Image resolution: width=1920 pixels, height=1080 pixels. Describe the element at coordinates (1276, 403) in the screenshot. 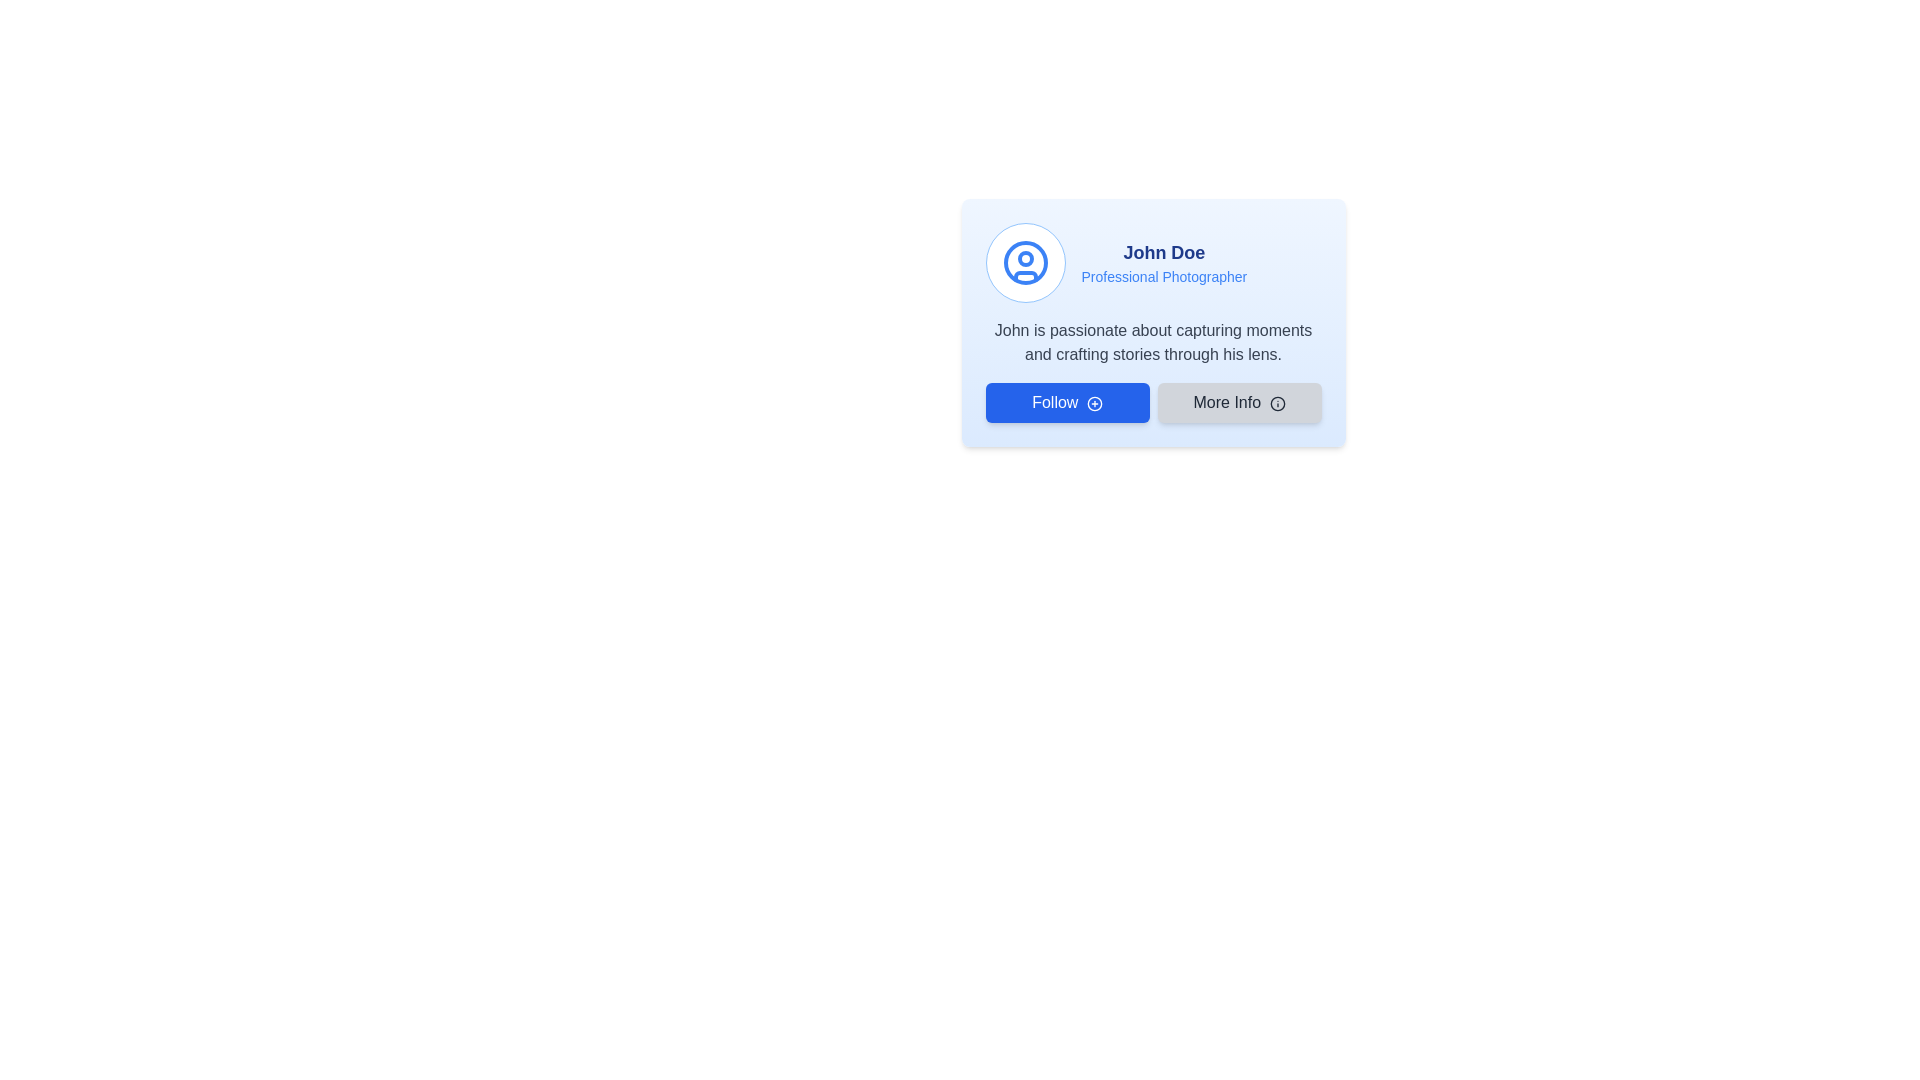

I see `the SVG Circle Element, which is a circular border with a light background located adjacent to the 'More Info' button in the bottom-right area of the user card, for visual feedback` at that location.